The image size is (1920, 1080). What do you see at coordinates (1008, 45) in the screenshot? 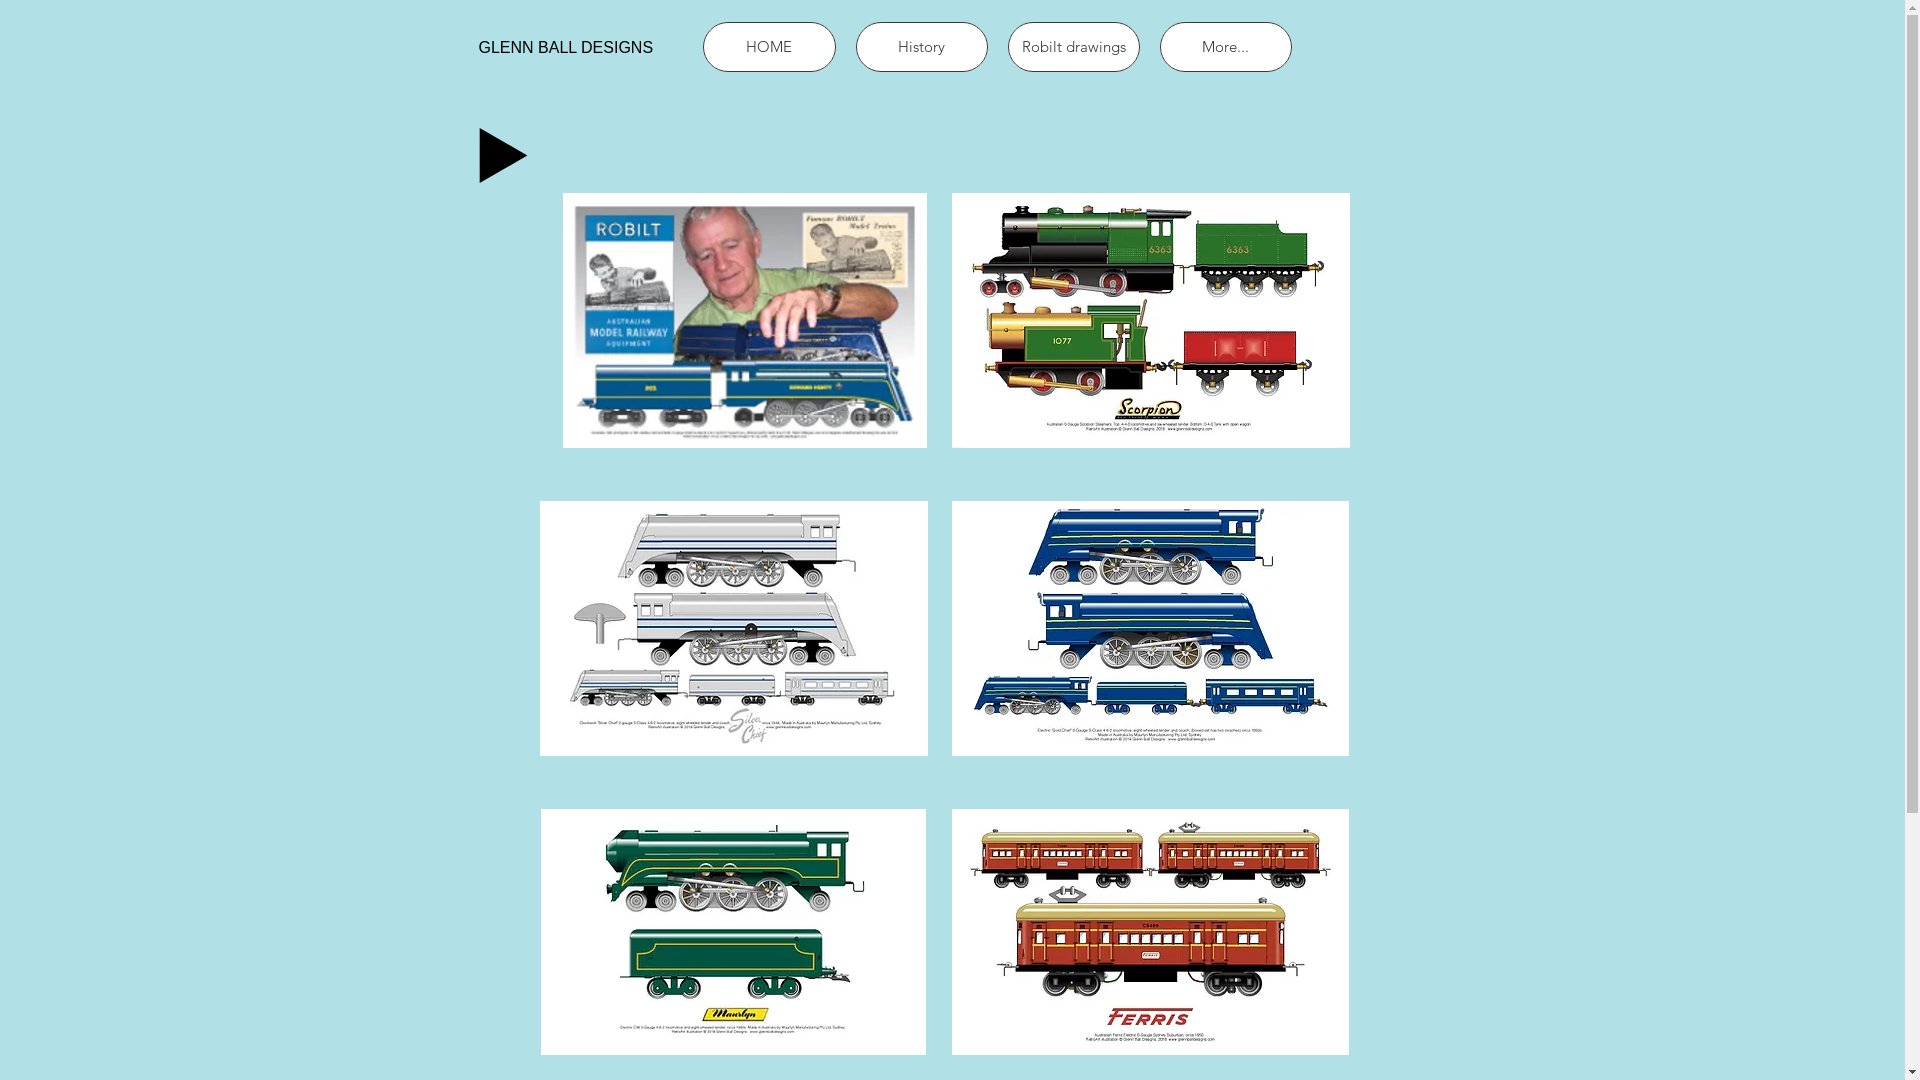
I see `'Robilt drawings'` at bounding box center [1008, 45].